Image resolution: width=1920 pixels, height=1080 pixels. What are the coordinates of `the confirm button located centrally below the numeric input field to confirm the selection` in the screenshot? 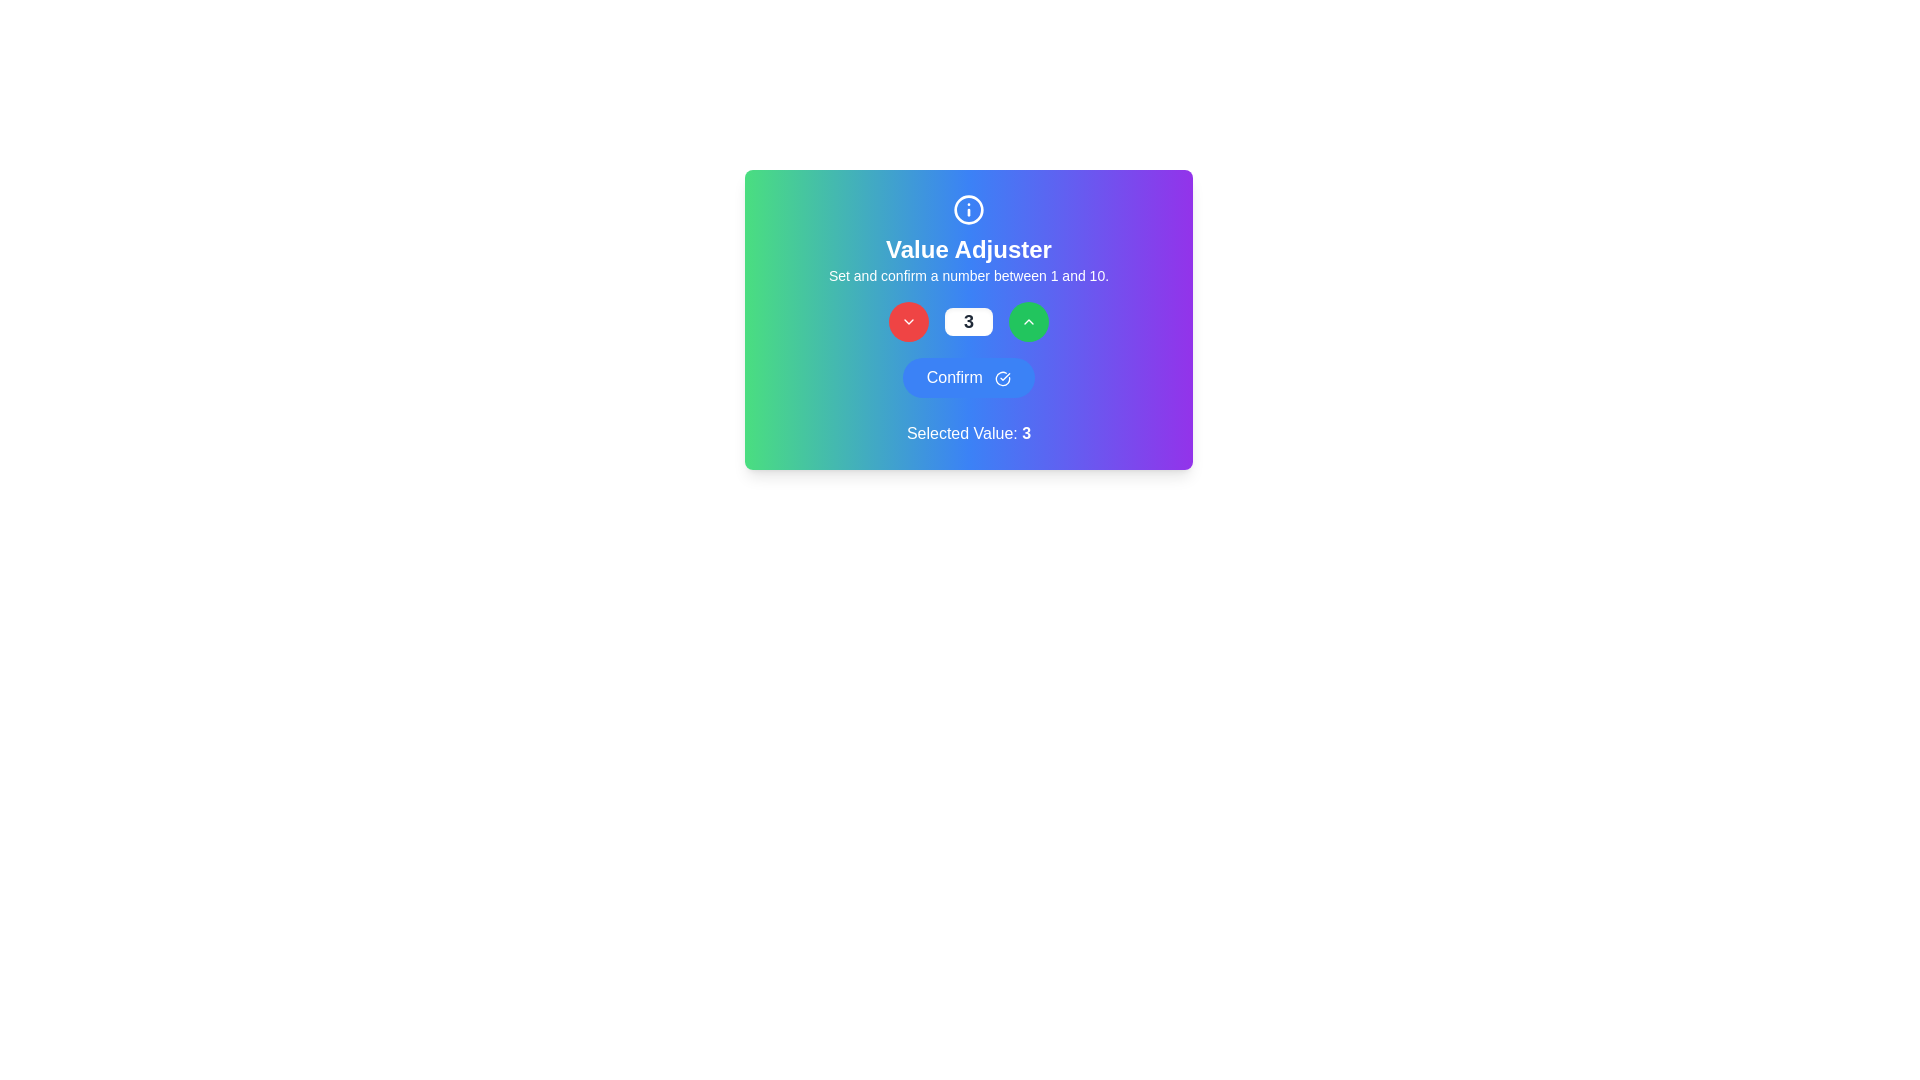 It's located at (969, 349).